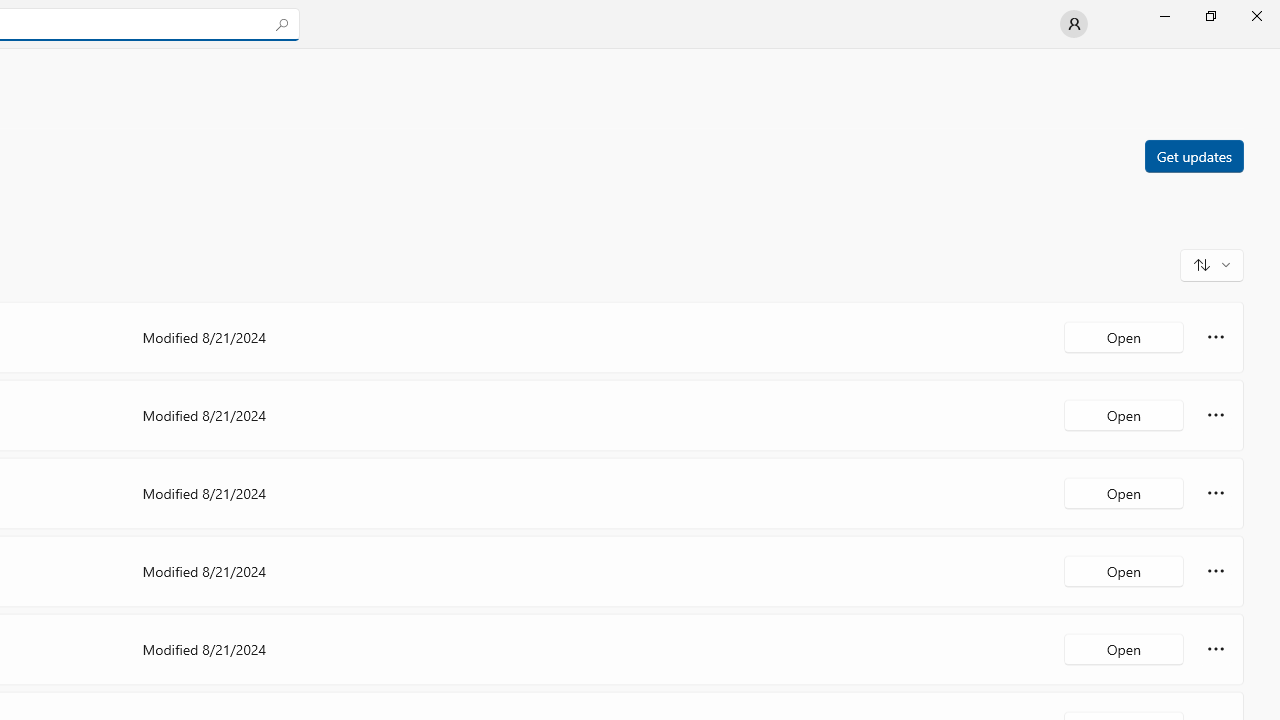 This screenshot has width=1280, height=720. I want to click on 'Close Microsoft Store', so click(1255, 15).